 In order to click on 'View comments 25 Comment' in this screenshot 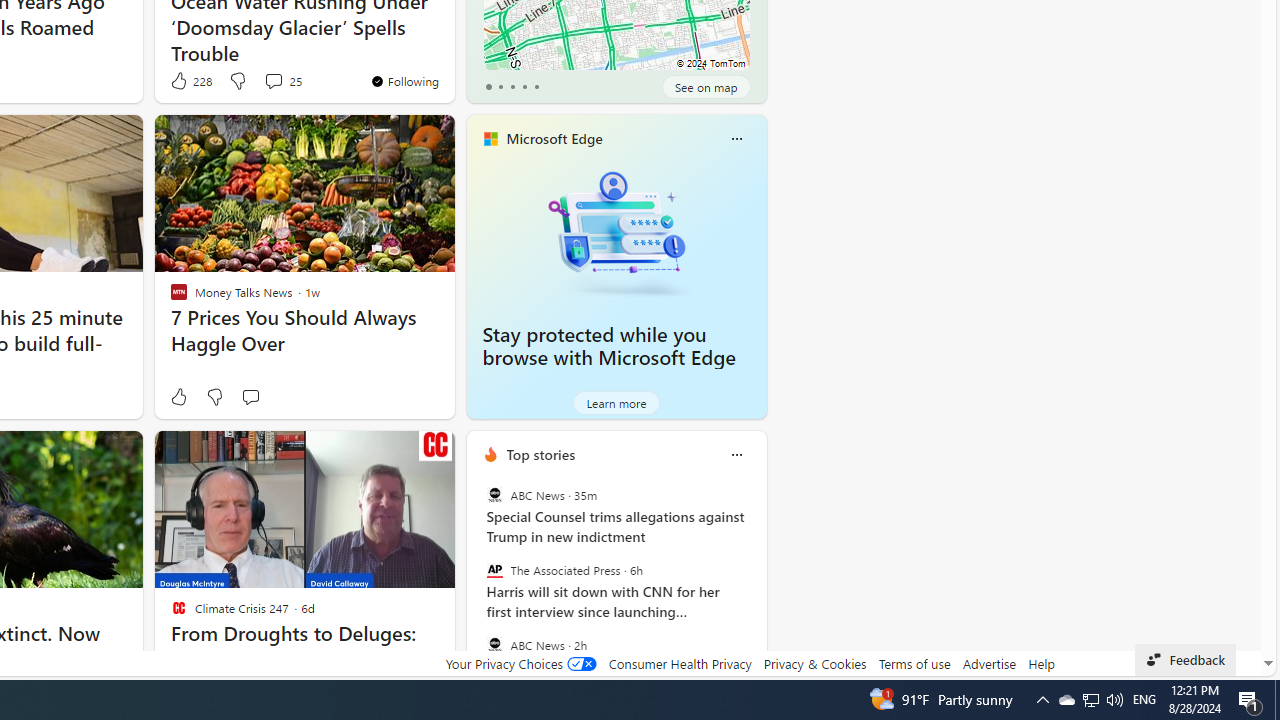, I will do `click(281, 80)`.